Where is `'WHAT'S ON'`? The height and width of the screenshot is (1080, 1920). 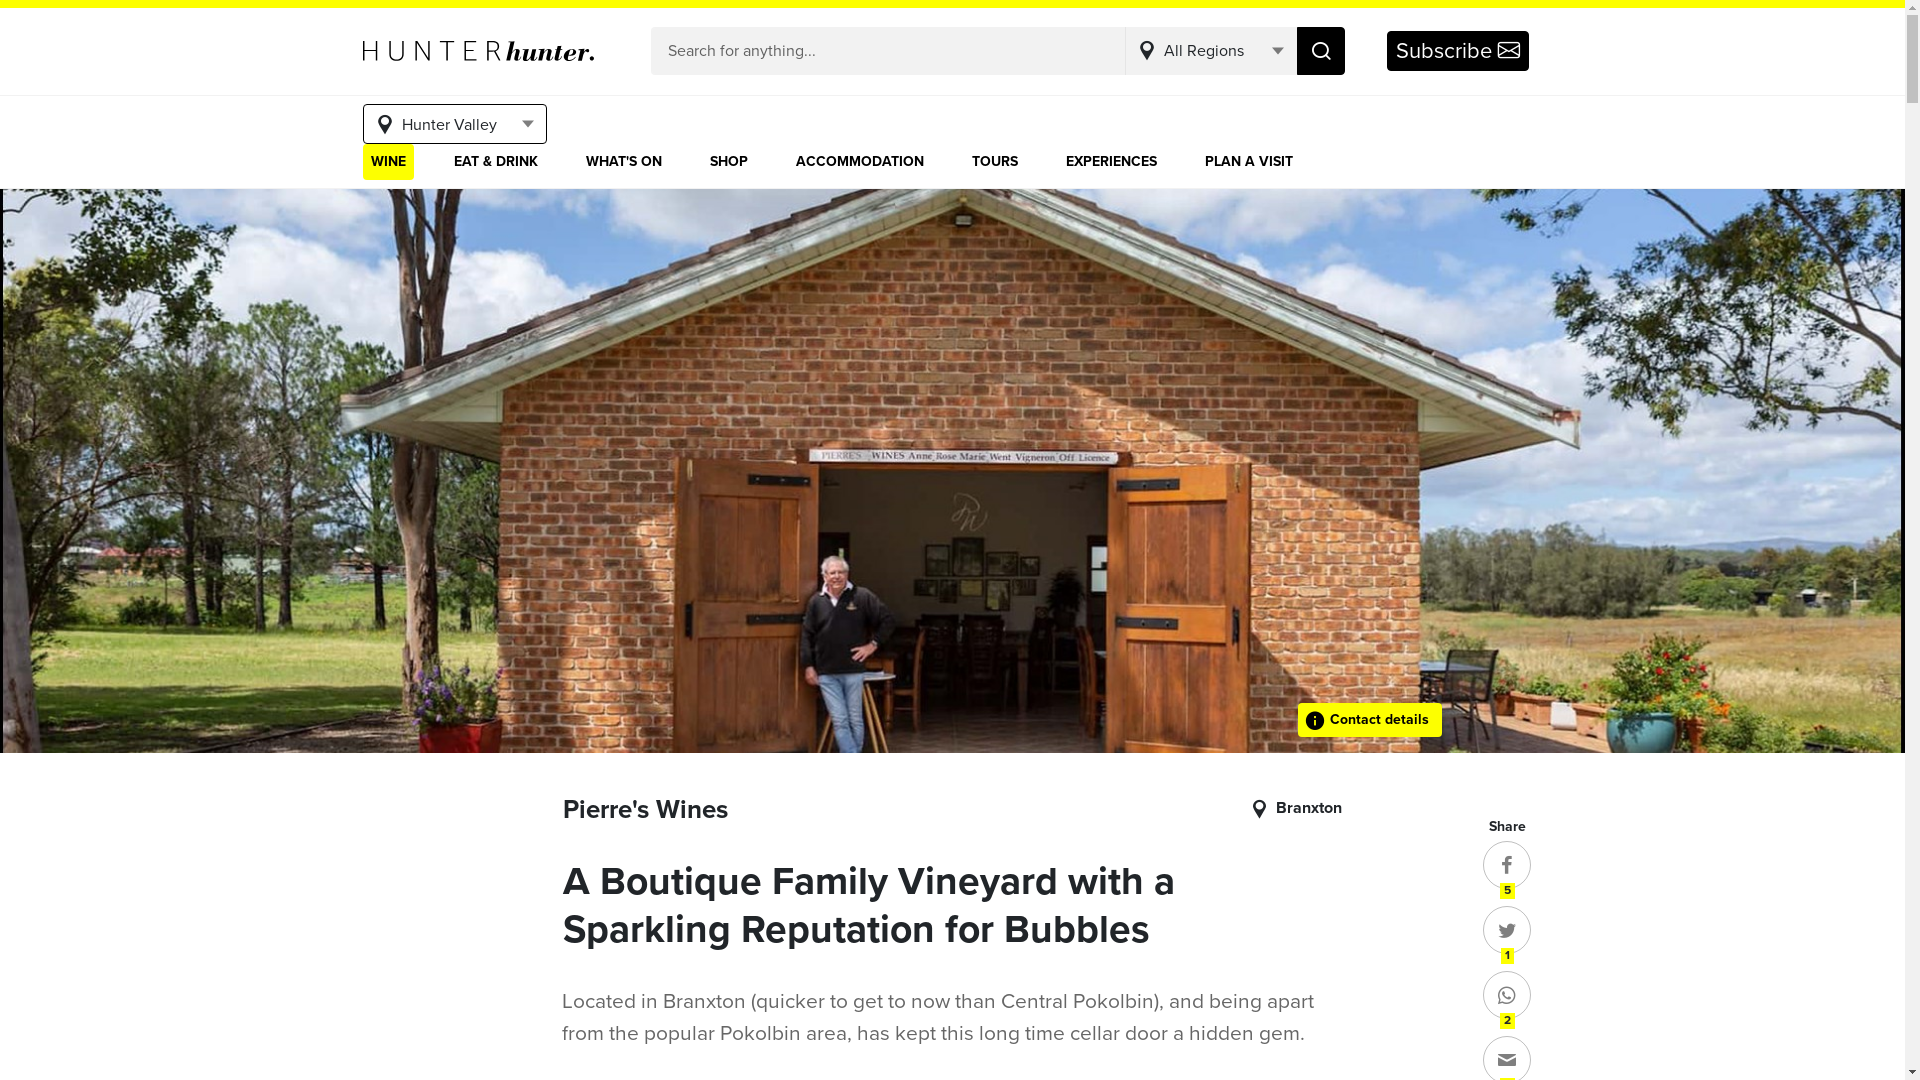
'WHAT'S ON' is located at coordinates (623, 161).